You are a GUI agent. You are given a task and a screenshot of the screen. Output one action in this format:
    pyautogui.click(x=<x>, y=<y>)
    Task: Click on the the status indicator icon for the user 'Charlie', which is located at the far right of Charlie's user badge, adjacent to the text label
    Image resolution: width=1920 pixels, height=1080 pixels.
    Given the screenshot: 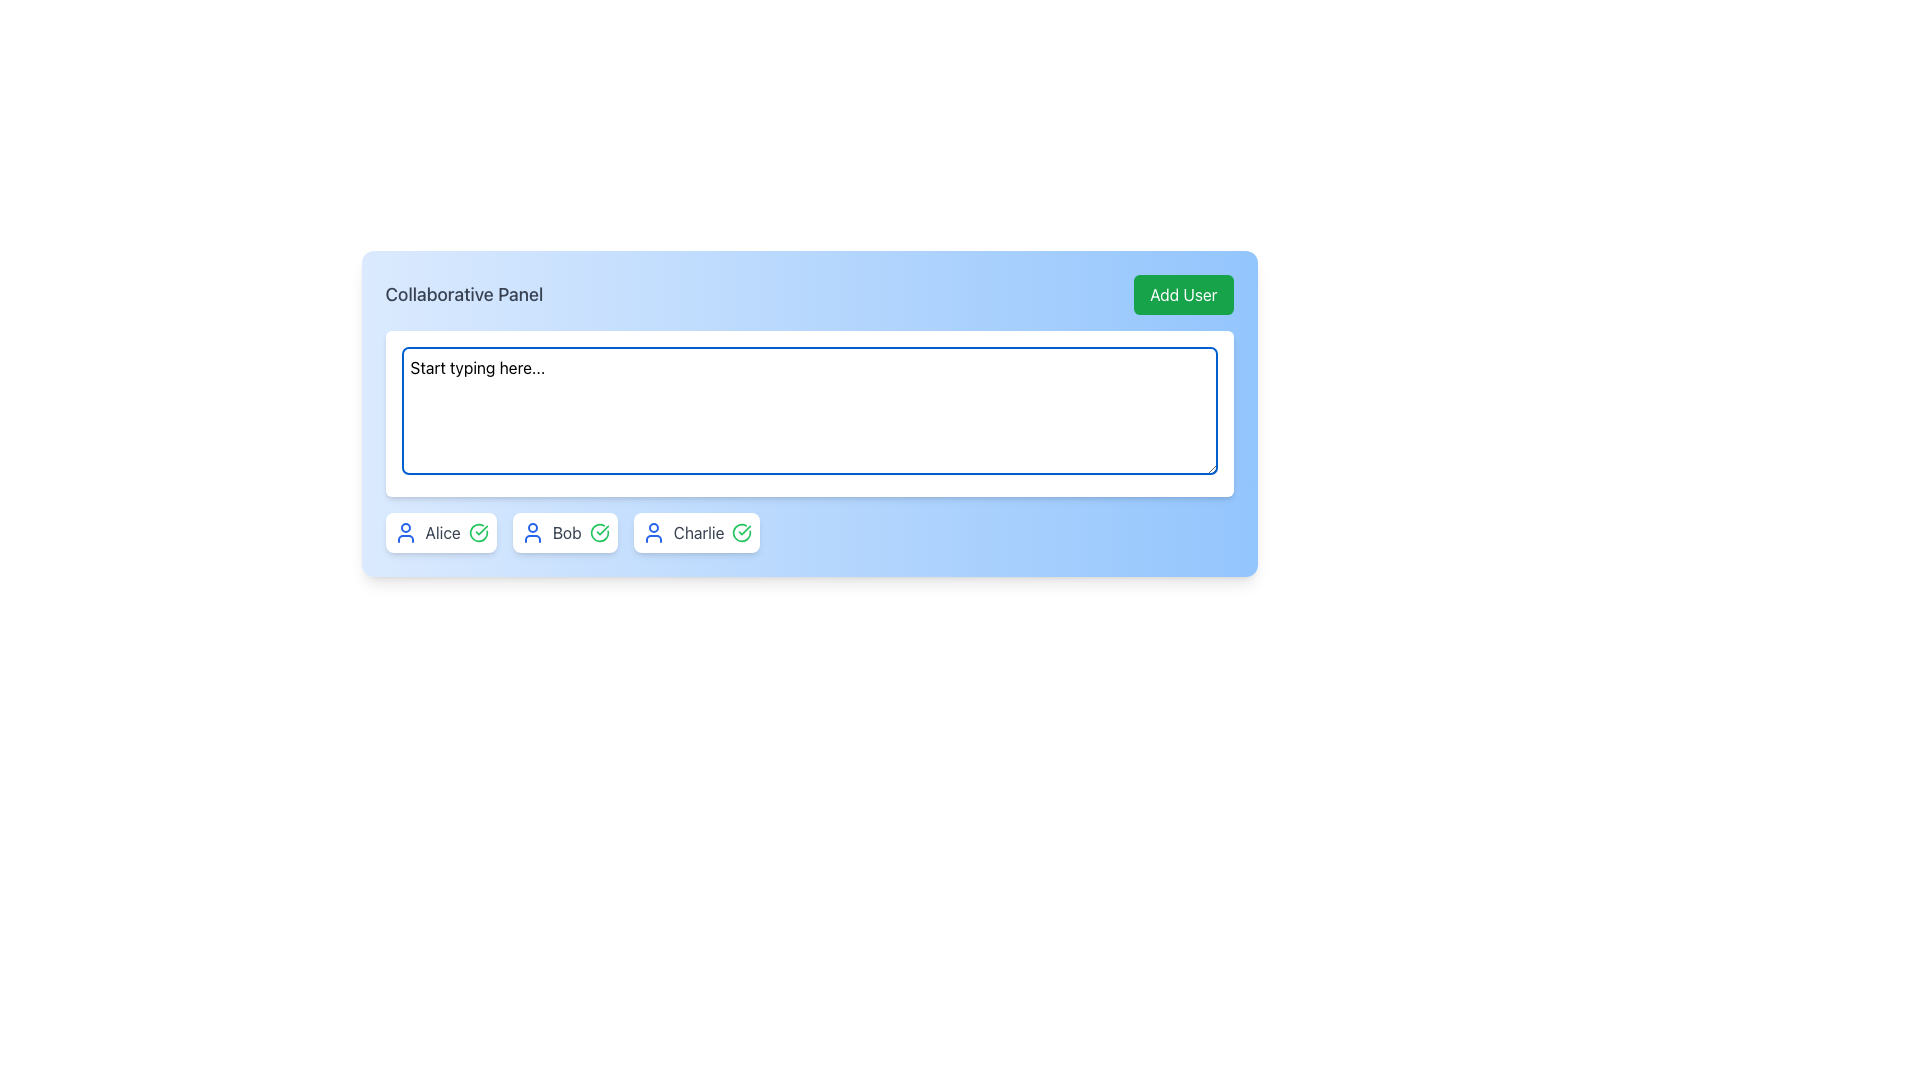 What is the action you would take?
    pyautogui.click(x=741, y=531)
    